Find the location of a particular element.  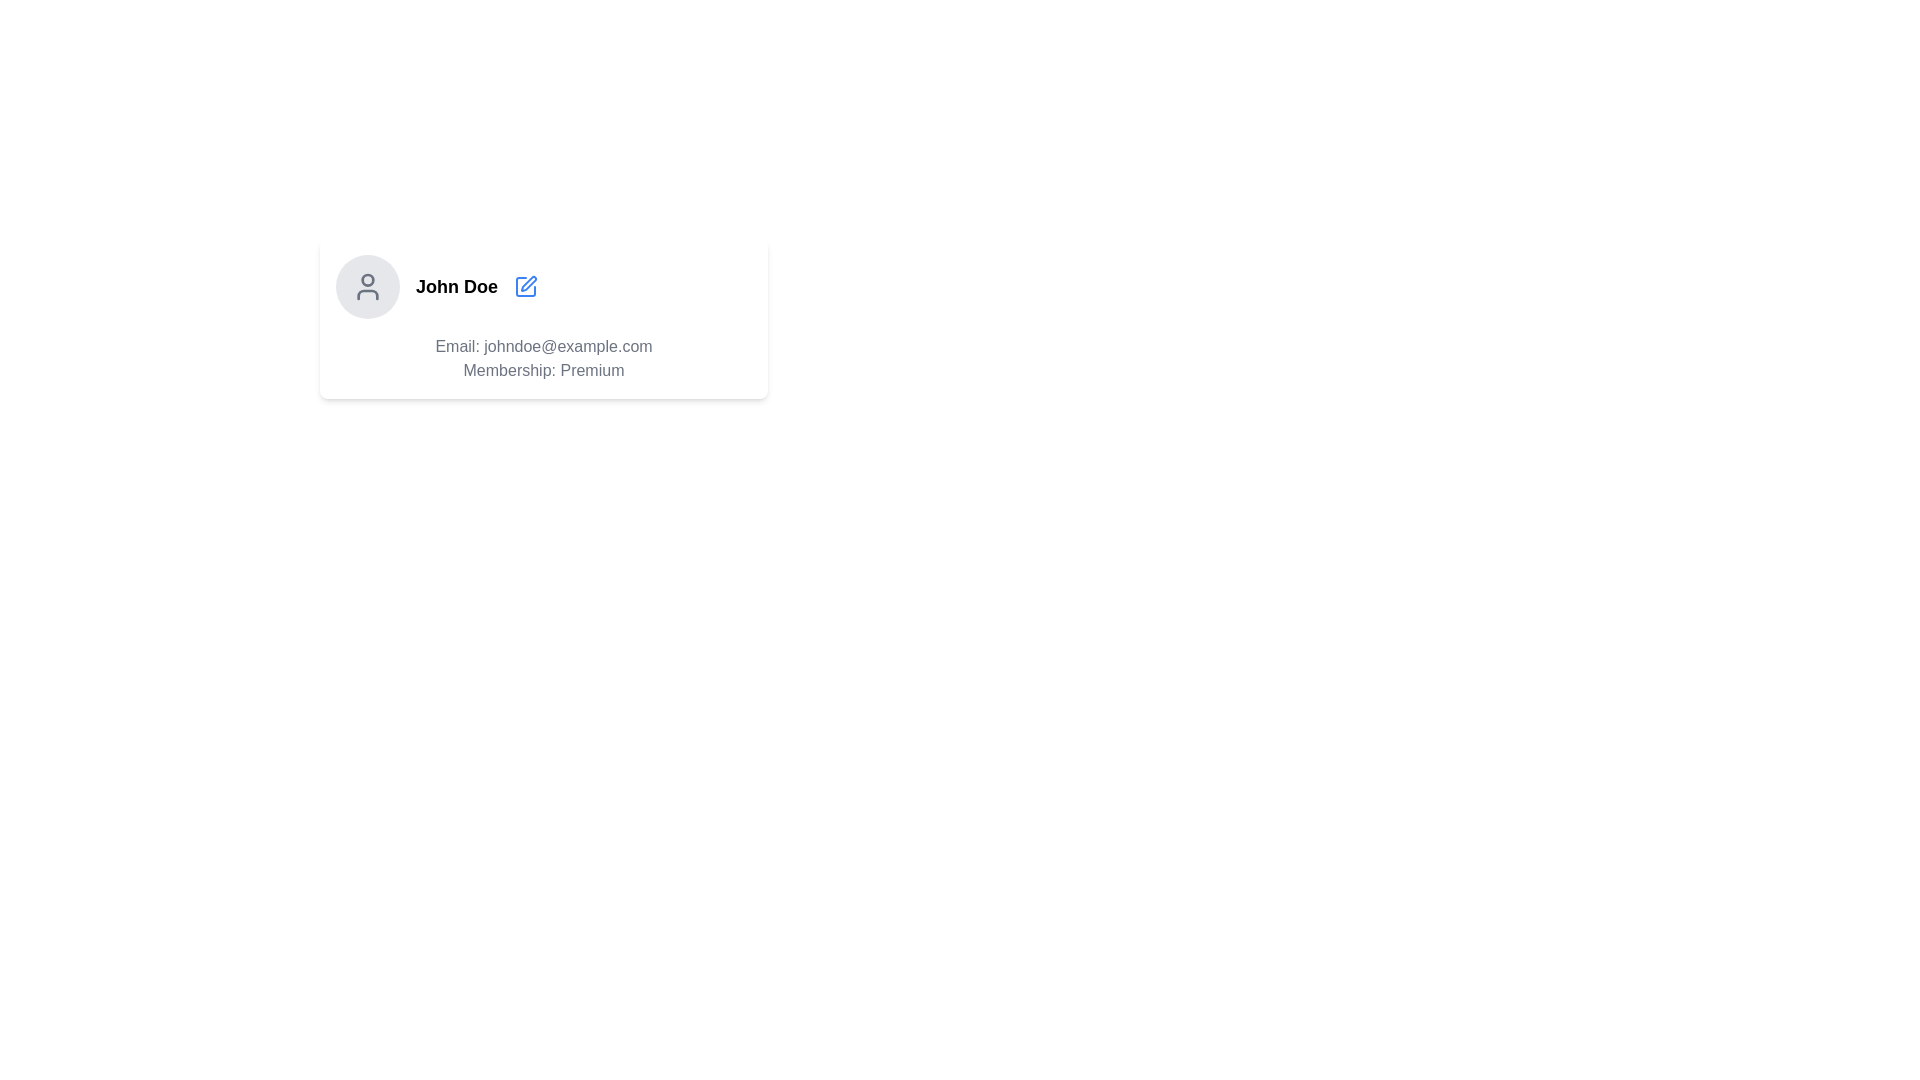

email and membership information displayed in the Text Display Block located at the bottom section of the interface, below the user's name and profile area is located at coordinates (543, 357).